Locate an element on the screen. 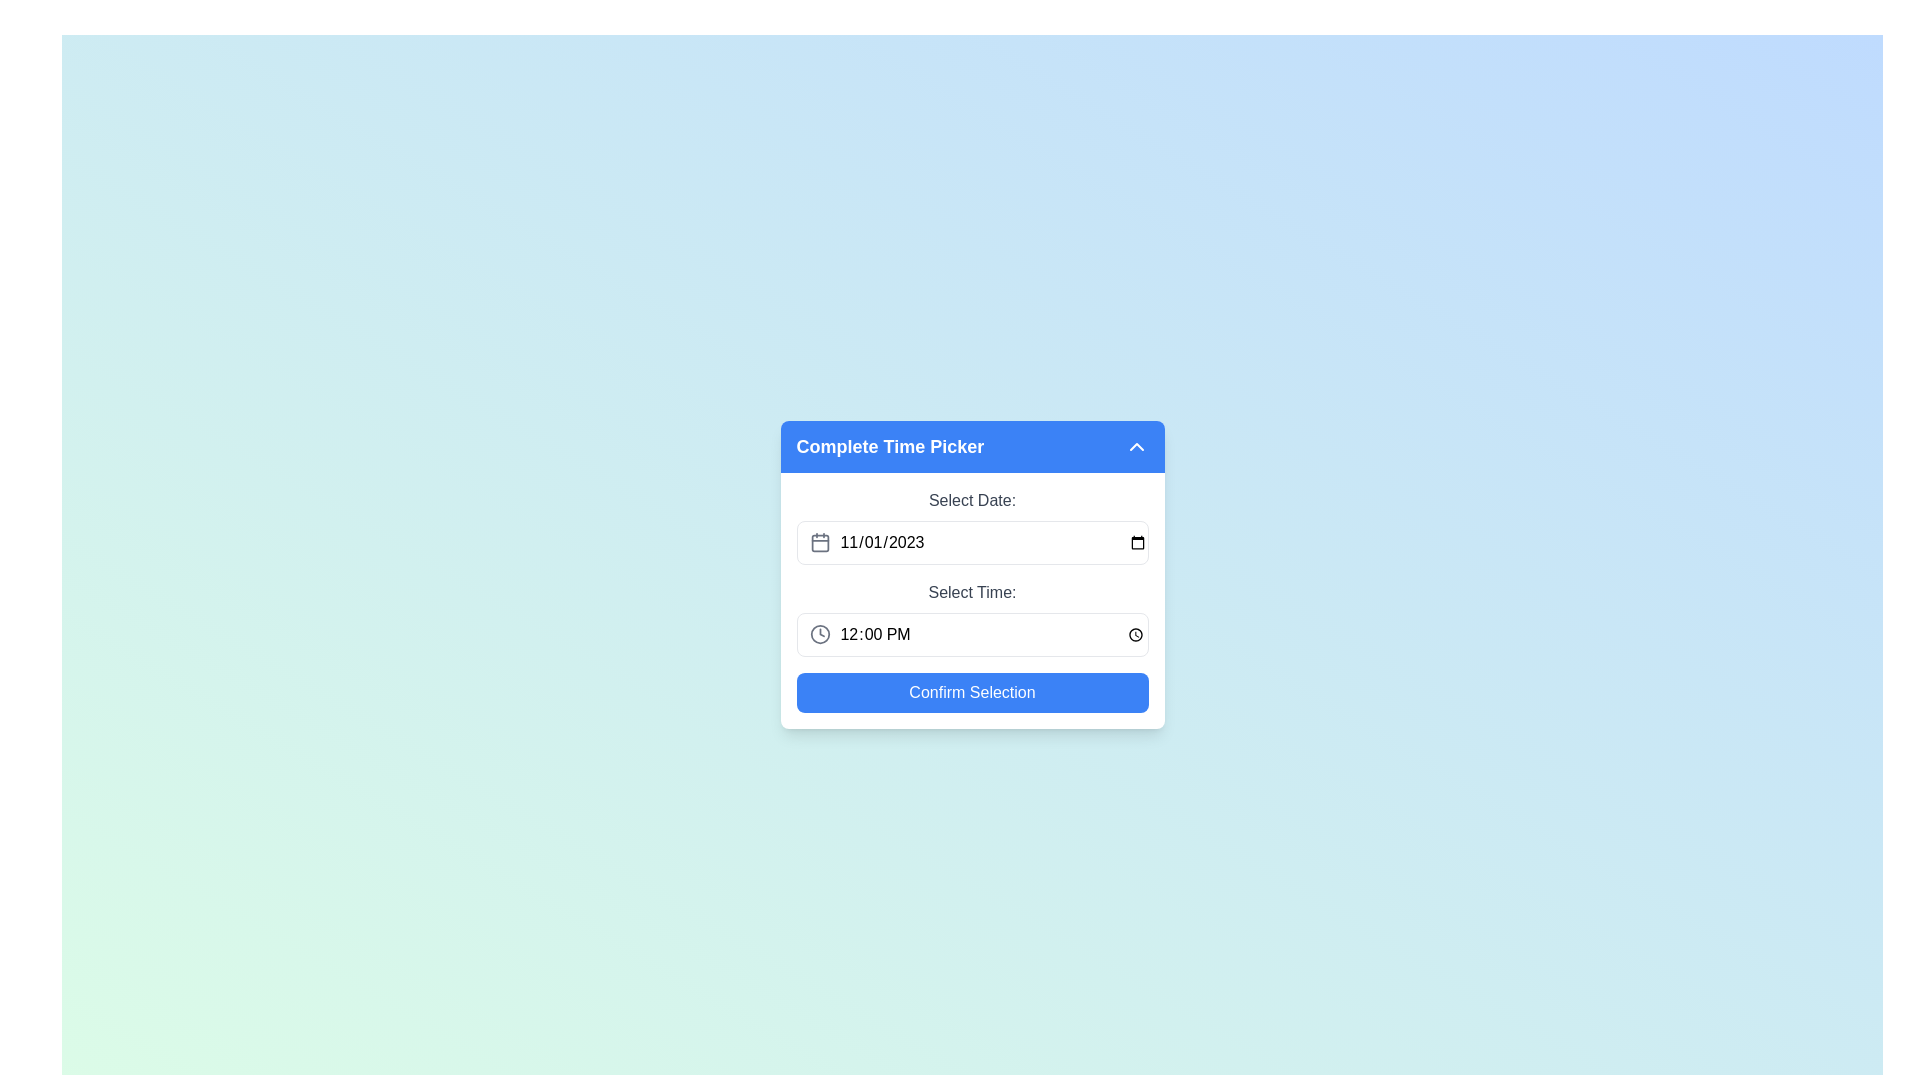  the chevron button located at the top-right corner of the 'Complete Time Picker' header section is located at coordinates (1136, 446).